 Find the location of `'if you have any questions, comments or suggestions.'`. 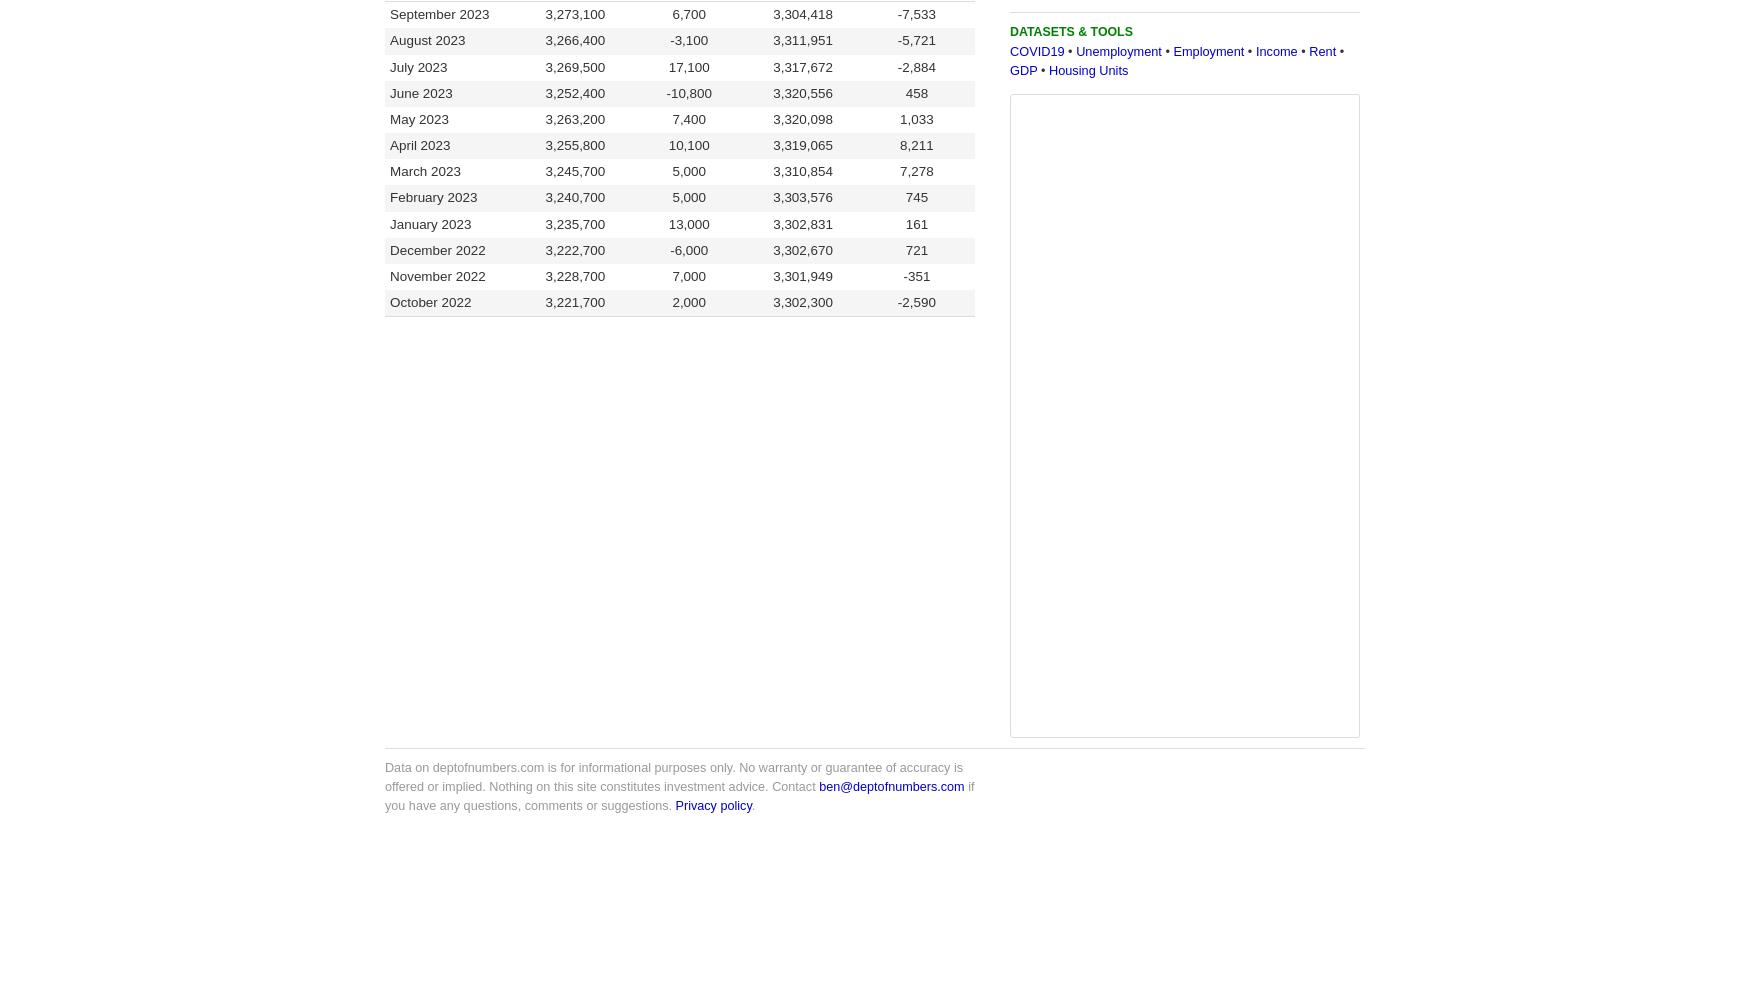

'if you have any questions, comments or suggestions.' is located at coordinates (678, 796).